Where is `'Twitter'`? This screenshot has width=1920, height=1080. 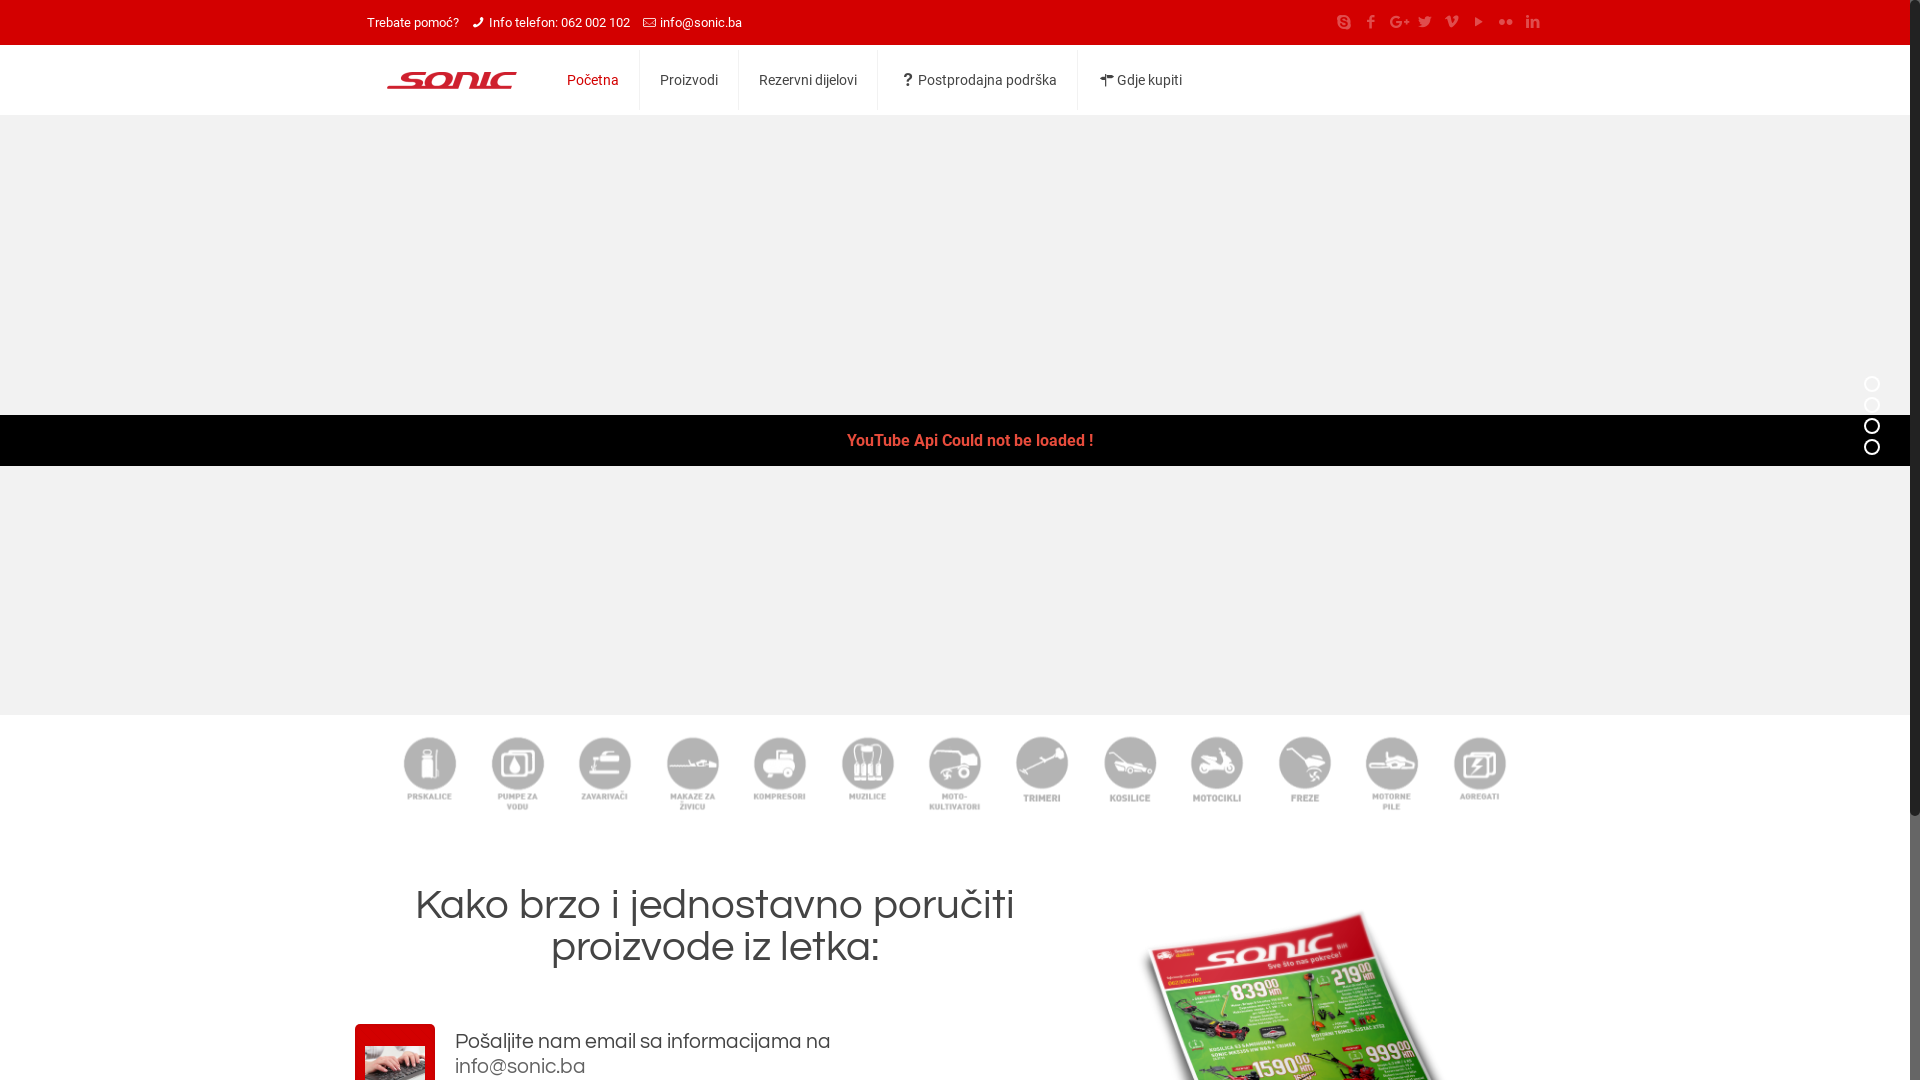 'Twitter' is located at coordinates (1423, 22).